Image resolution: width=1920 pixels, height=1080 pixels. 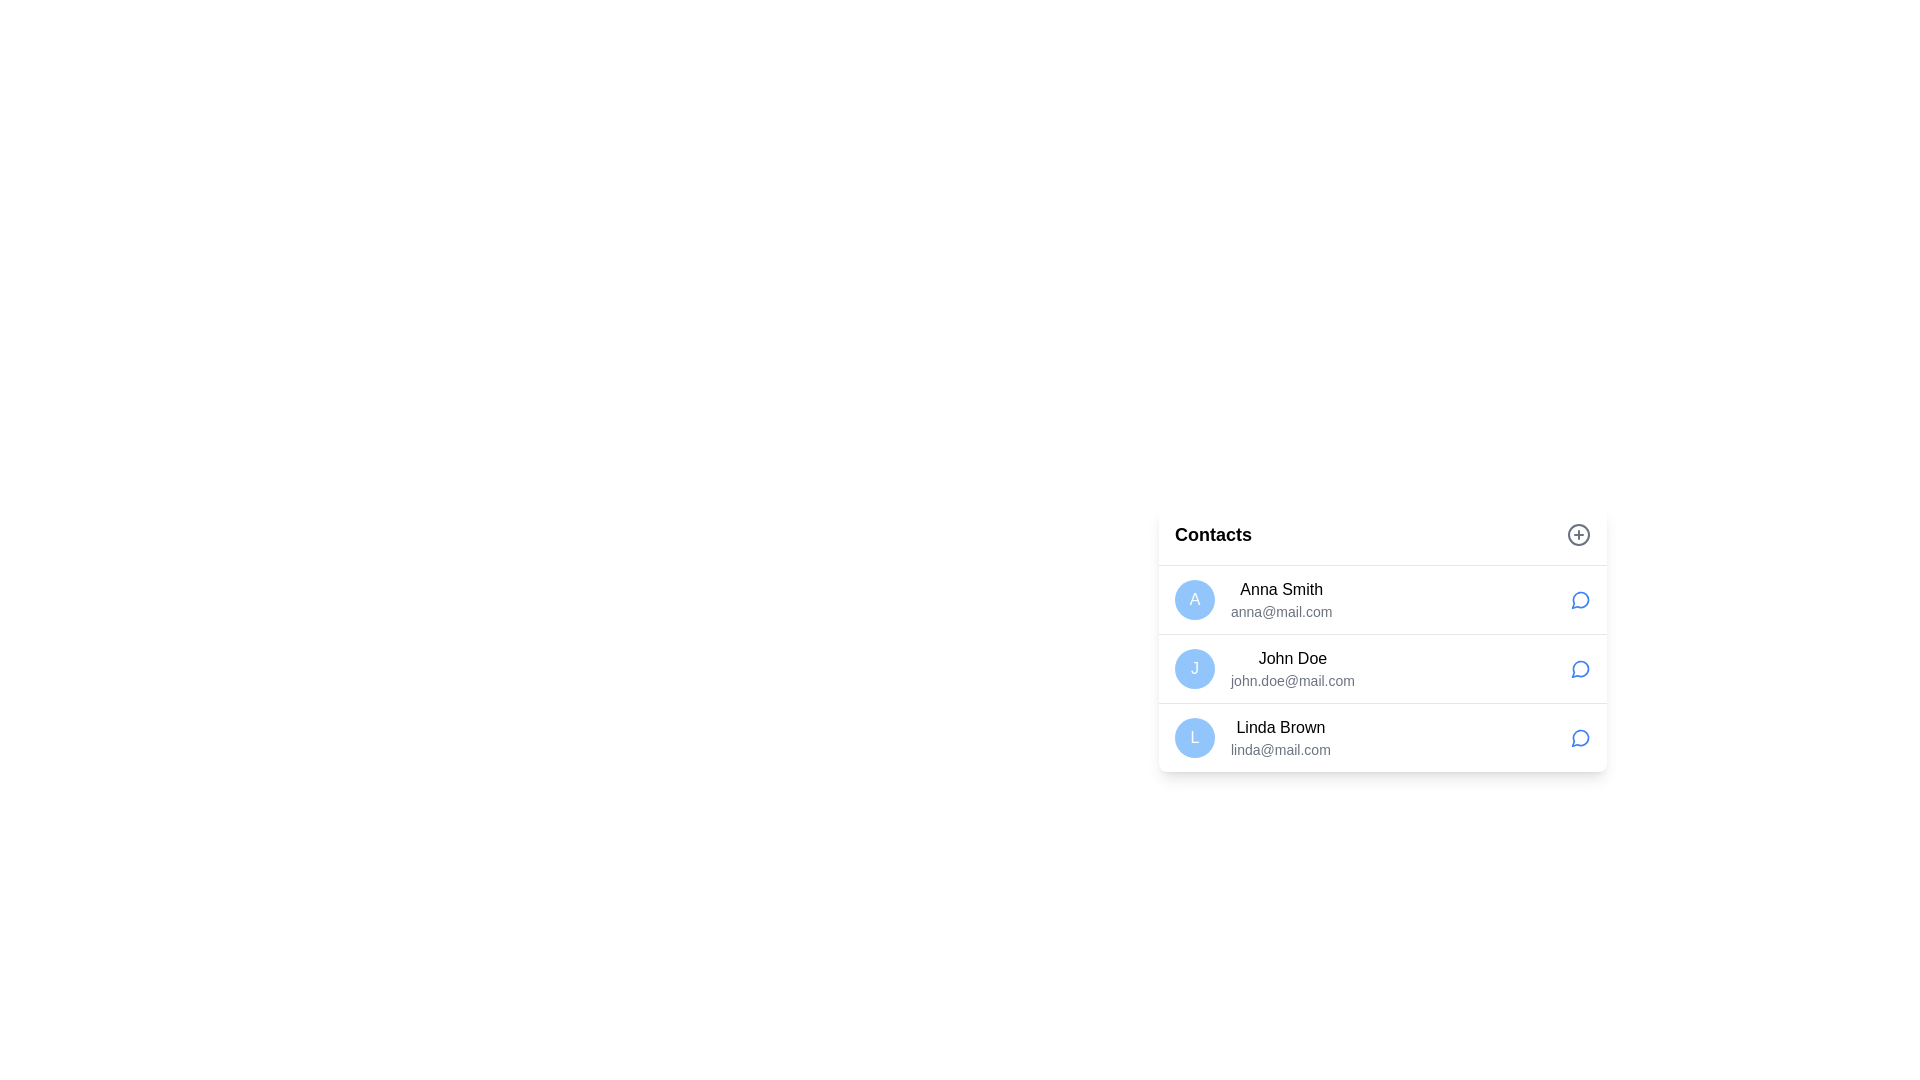 I want to click on text label representing the email address of the contact 'Linda Brown', which is located below the name in the contact list, so click(x=1280, y=749).